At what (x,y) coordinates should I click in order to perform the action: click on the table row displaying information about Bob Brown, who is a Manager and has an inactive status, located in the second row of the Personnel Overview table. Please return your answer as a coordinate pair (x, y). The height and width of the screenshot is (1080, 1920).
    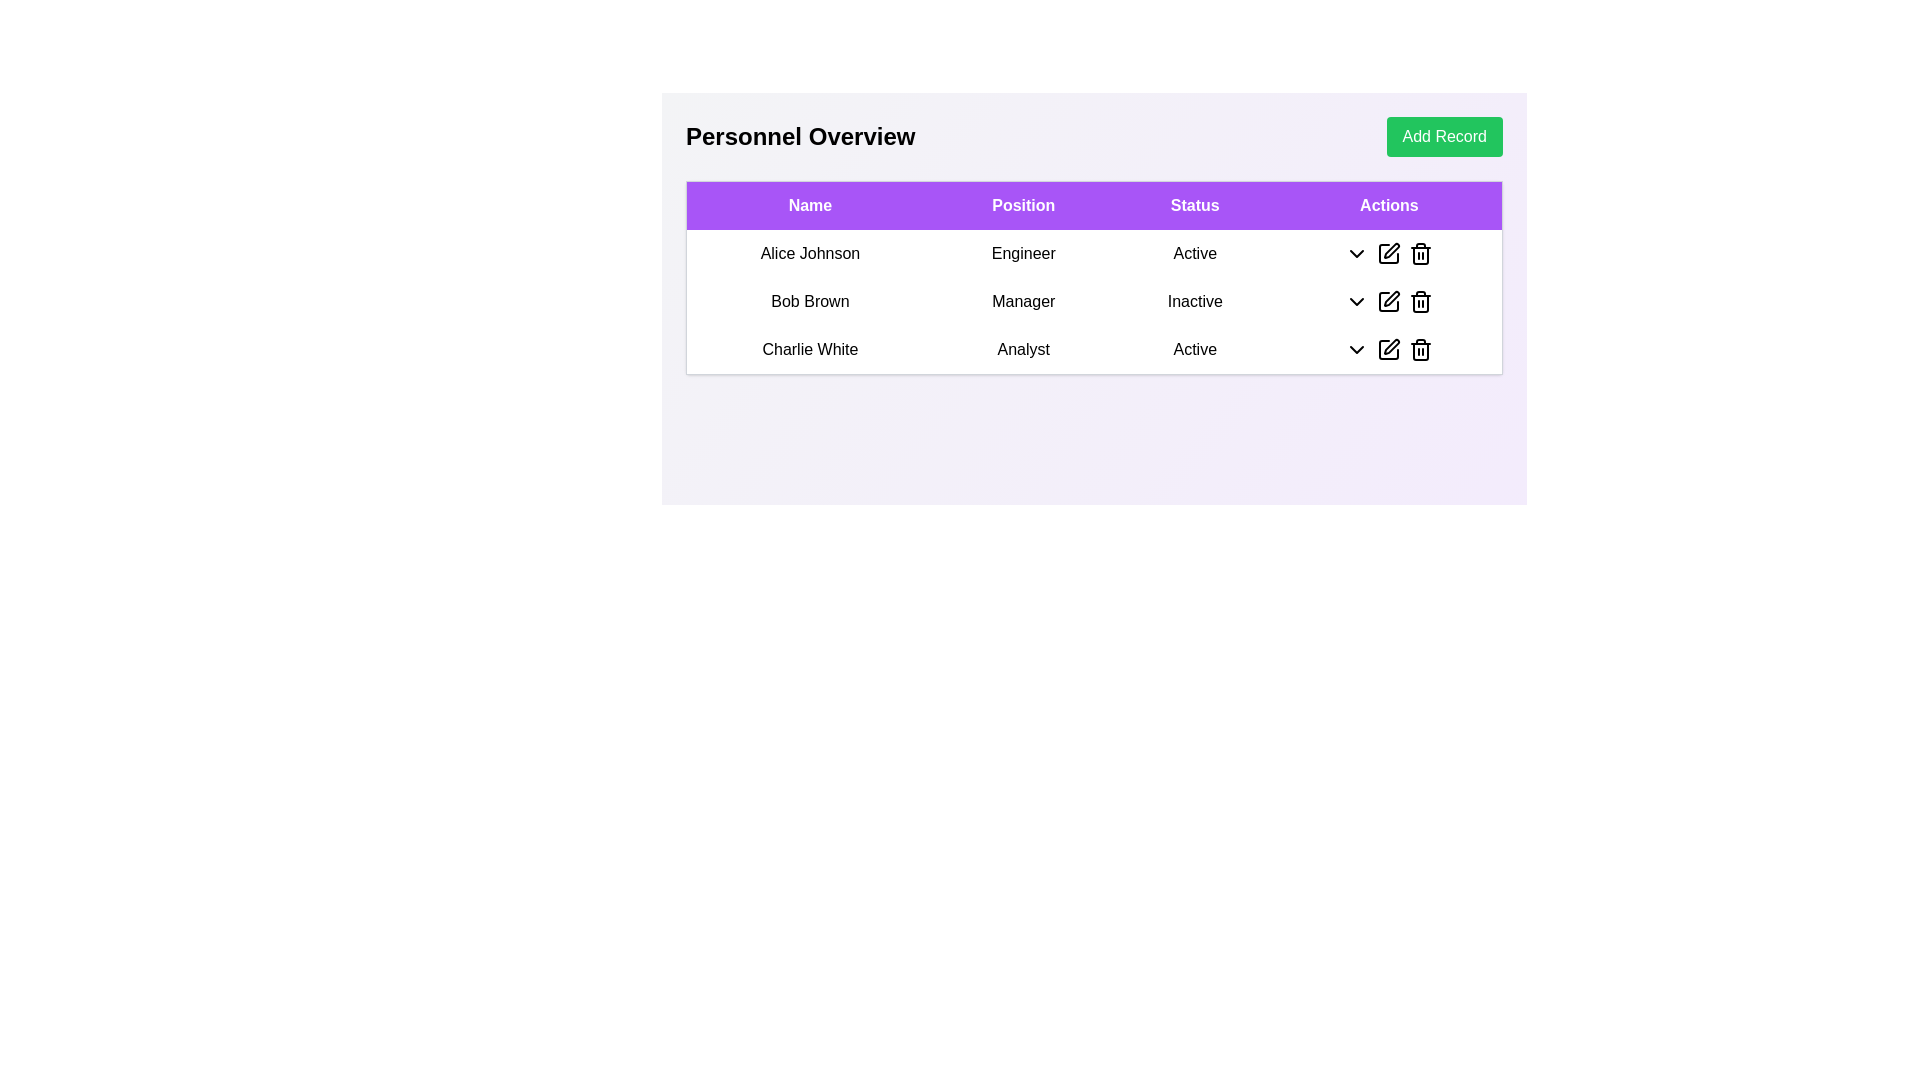
    Looking at the image, I should click on (1093, 301).